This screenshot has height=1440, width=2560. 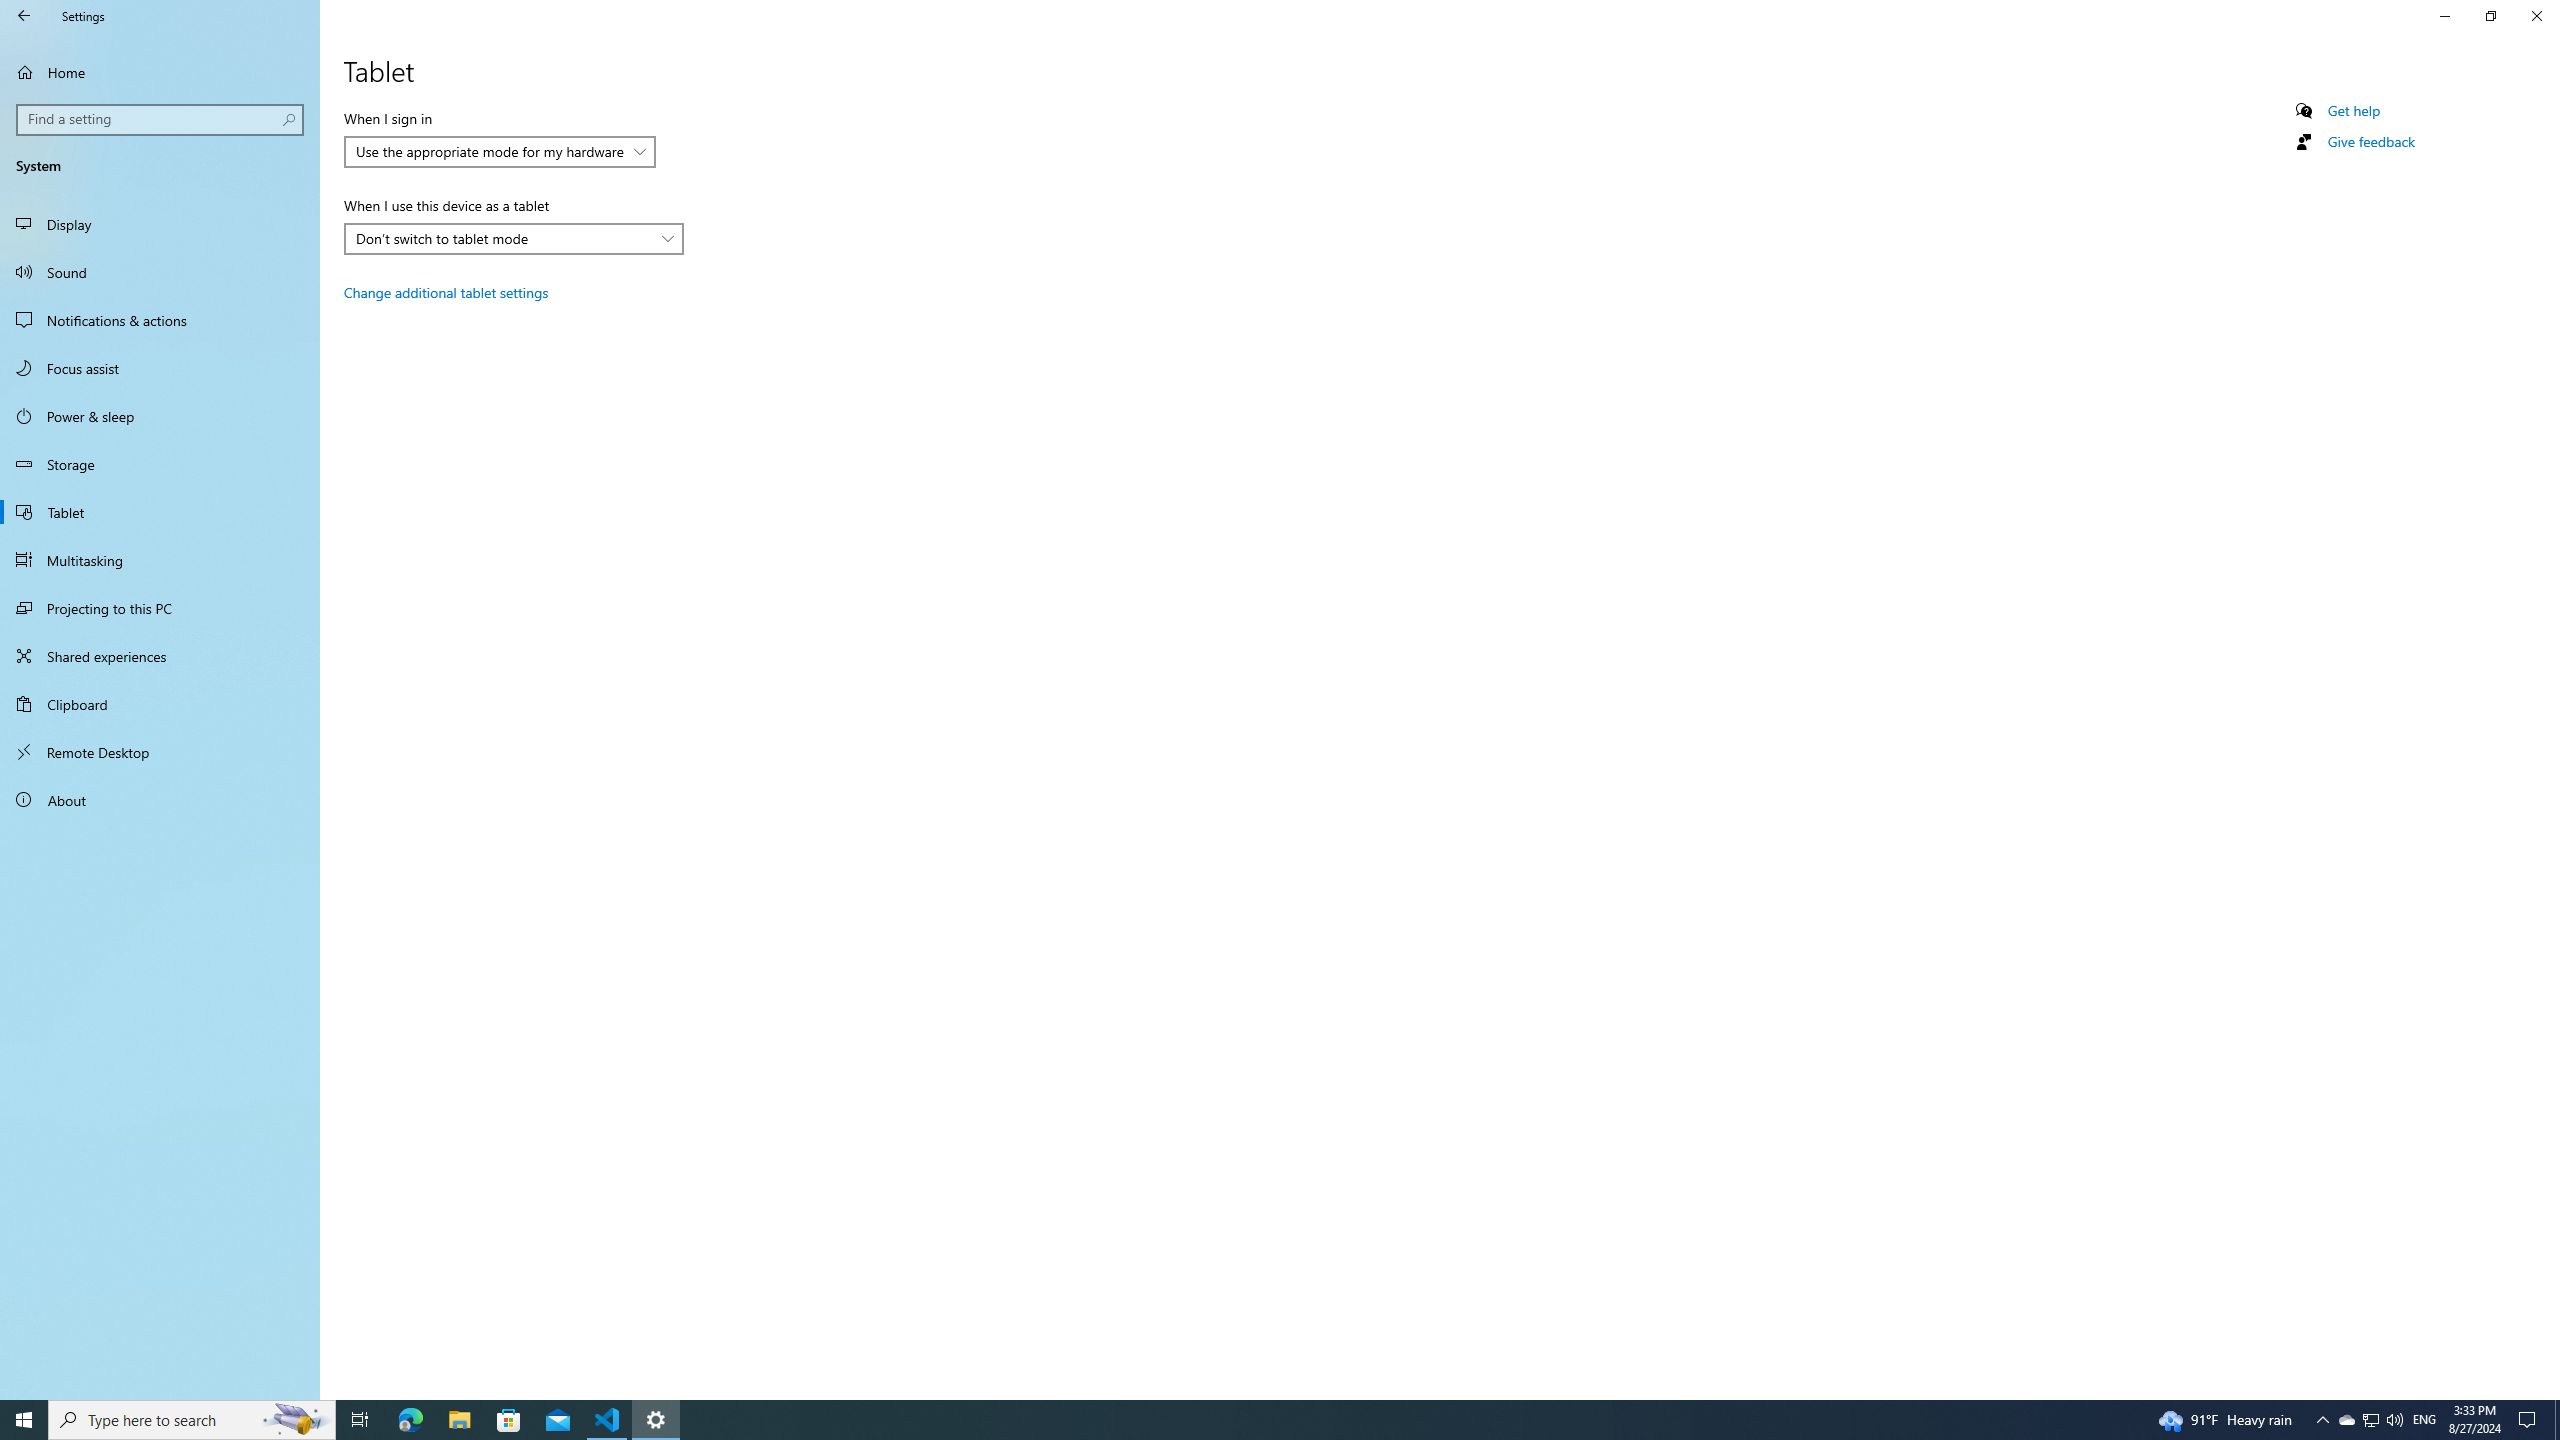 I want to click on 'Projecting to this PC', so click(x=159, y=608).